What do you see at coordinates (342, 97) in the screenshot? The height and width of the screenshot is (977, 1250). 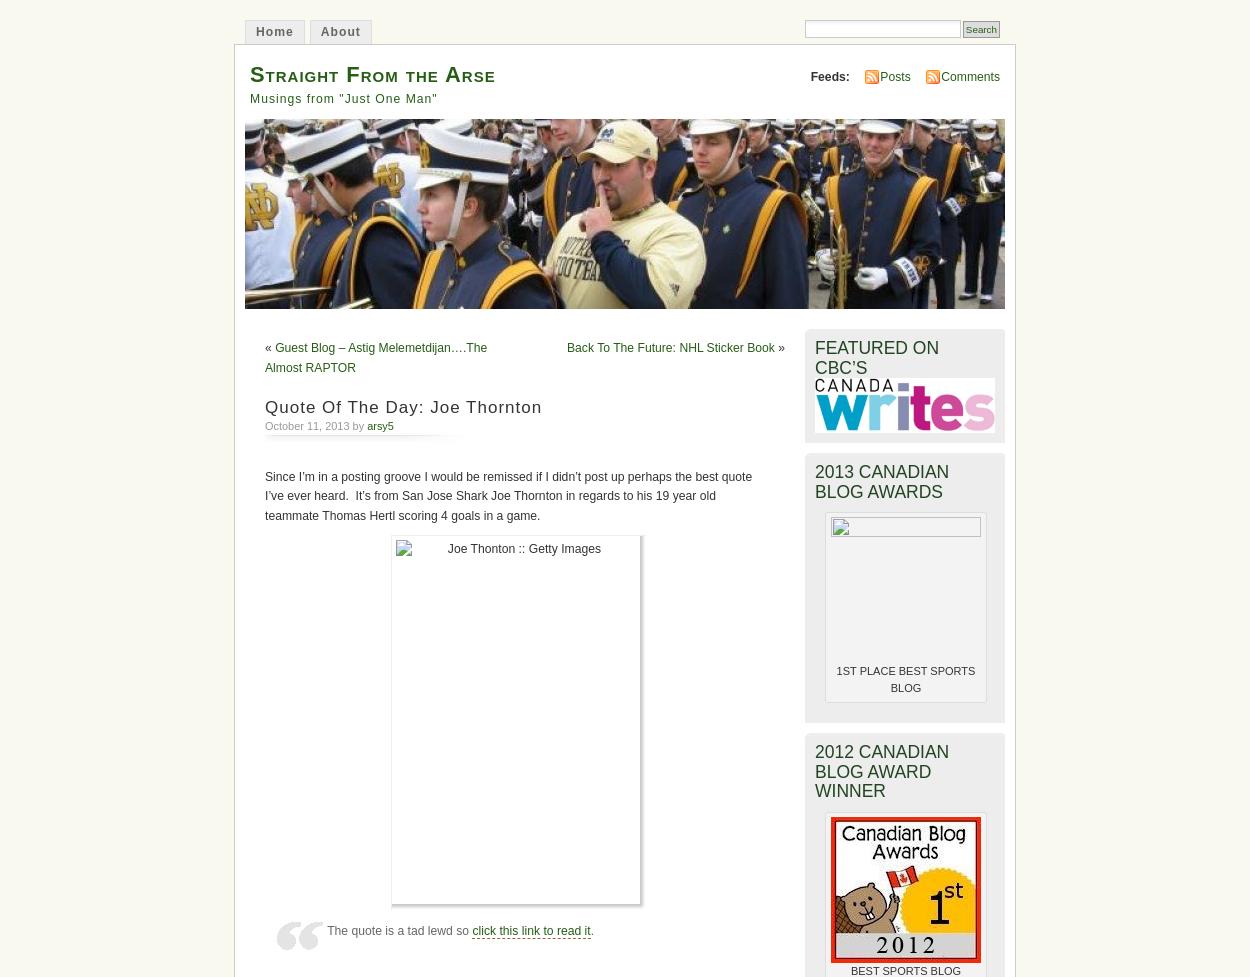 I see `'Musings from "Just One Man"'` at bounding box center [342, 97].